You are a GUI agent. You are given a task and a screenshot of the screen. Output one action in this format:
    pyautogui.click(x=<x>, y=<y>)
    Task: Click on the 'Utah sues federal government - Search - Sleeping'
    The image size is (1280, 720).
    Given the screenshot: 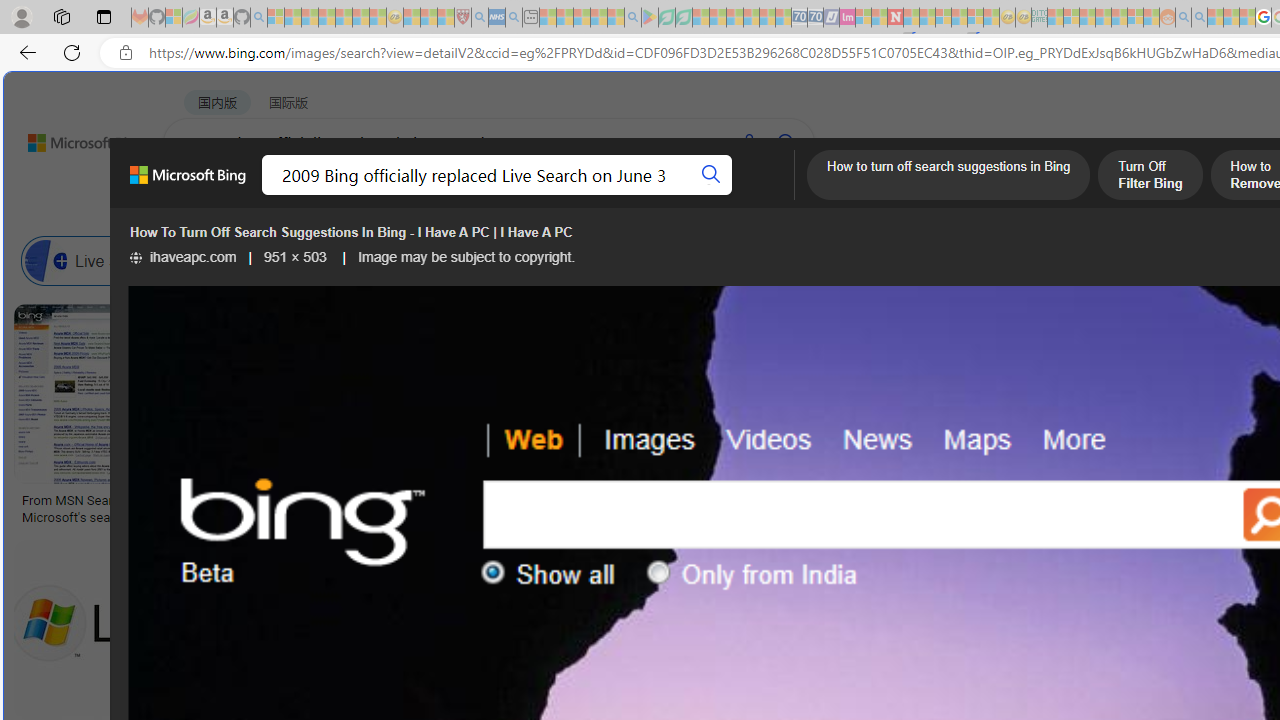 What is the action you would take?
    pyautogui.click(x=1199, y=17)
    